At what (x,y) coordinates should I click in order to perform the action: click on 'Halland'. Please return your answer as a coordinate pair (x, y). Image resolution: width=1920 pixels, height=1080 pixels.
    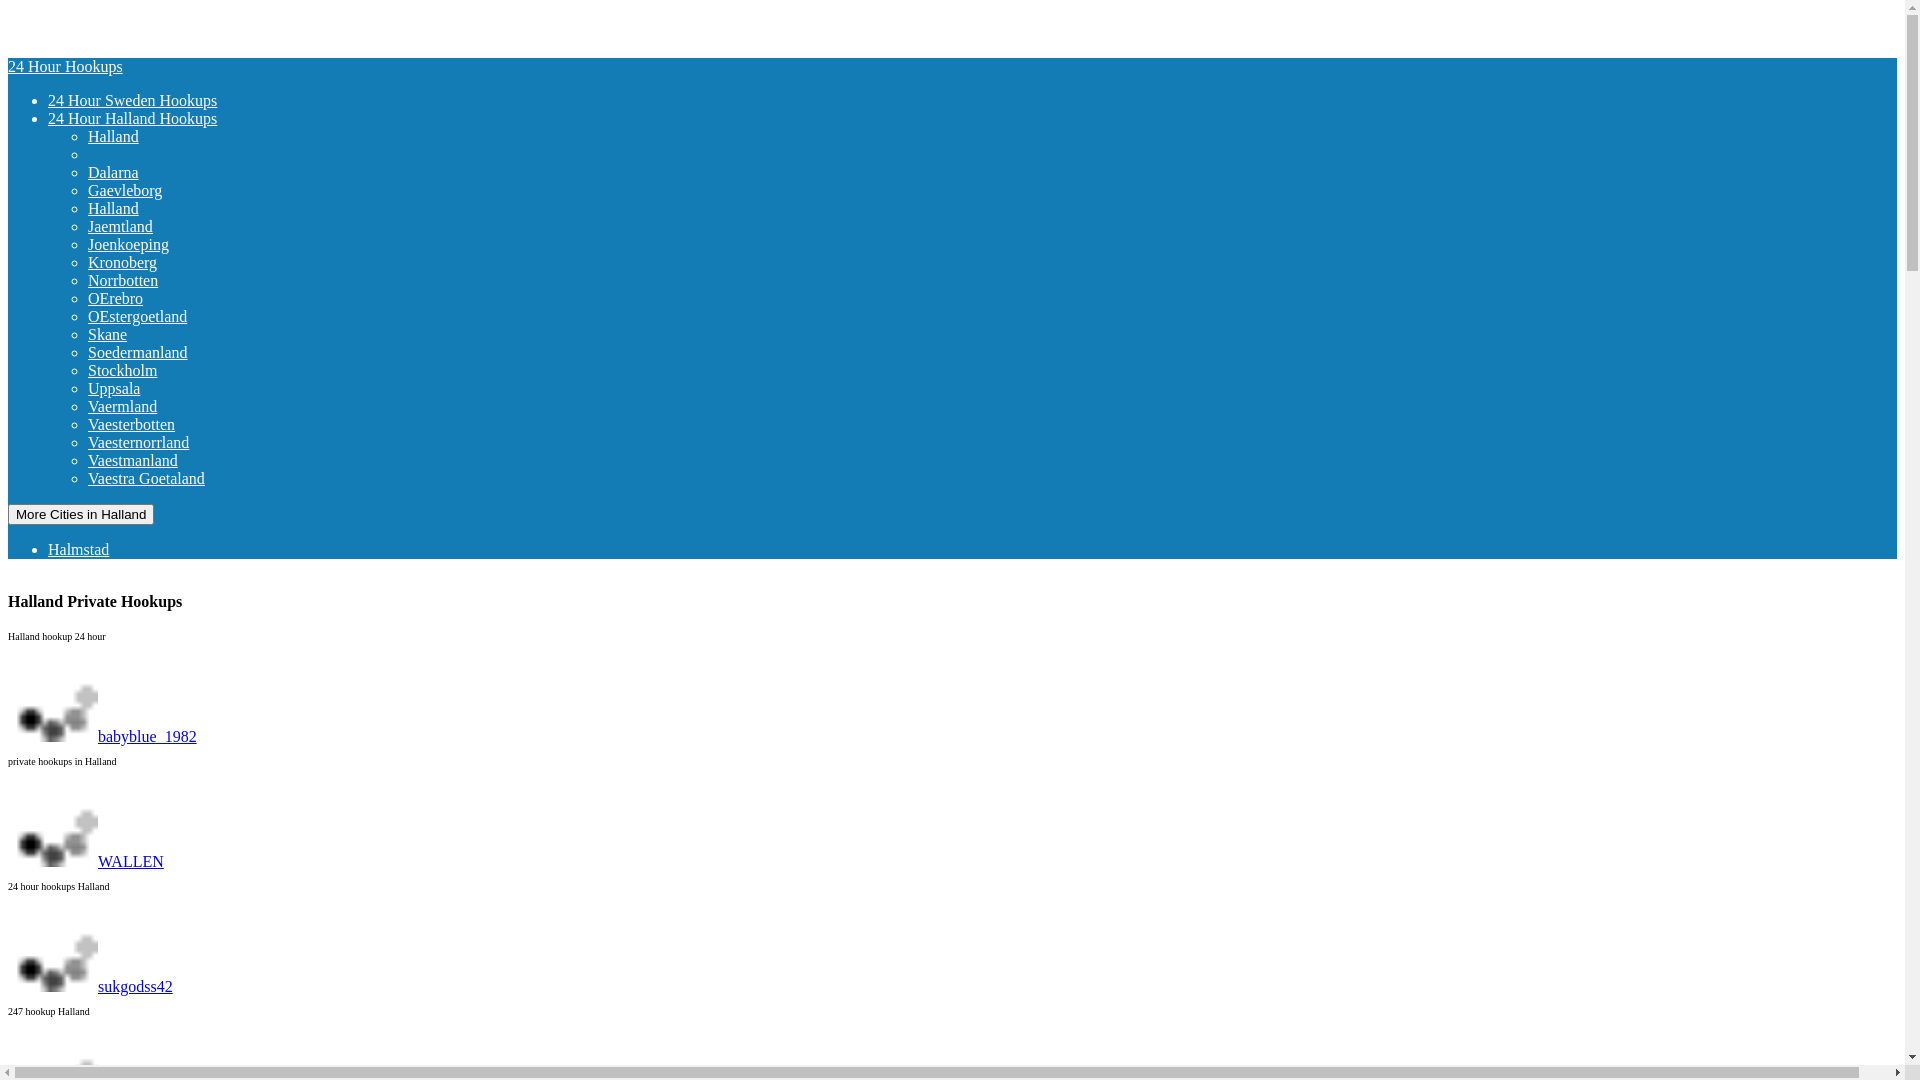
    Looking at the image, I should click on (147, 208).